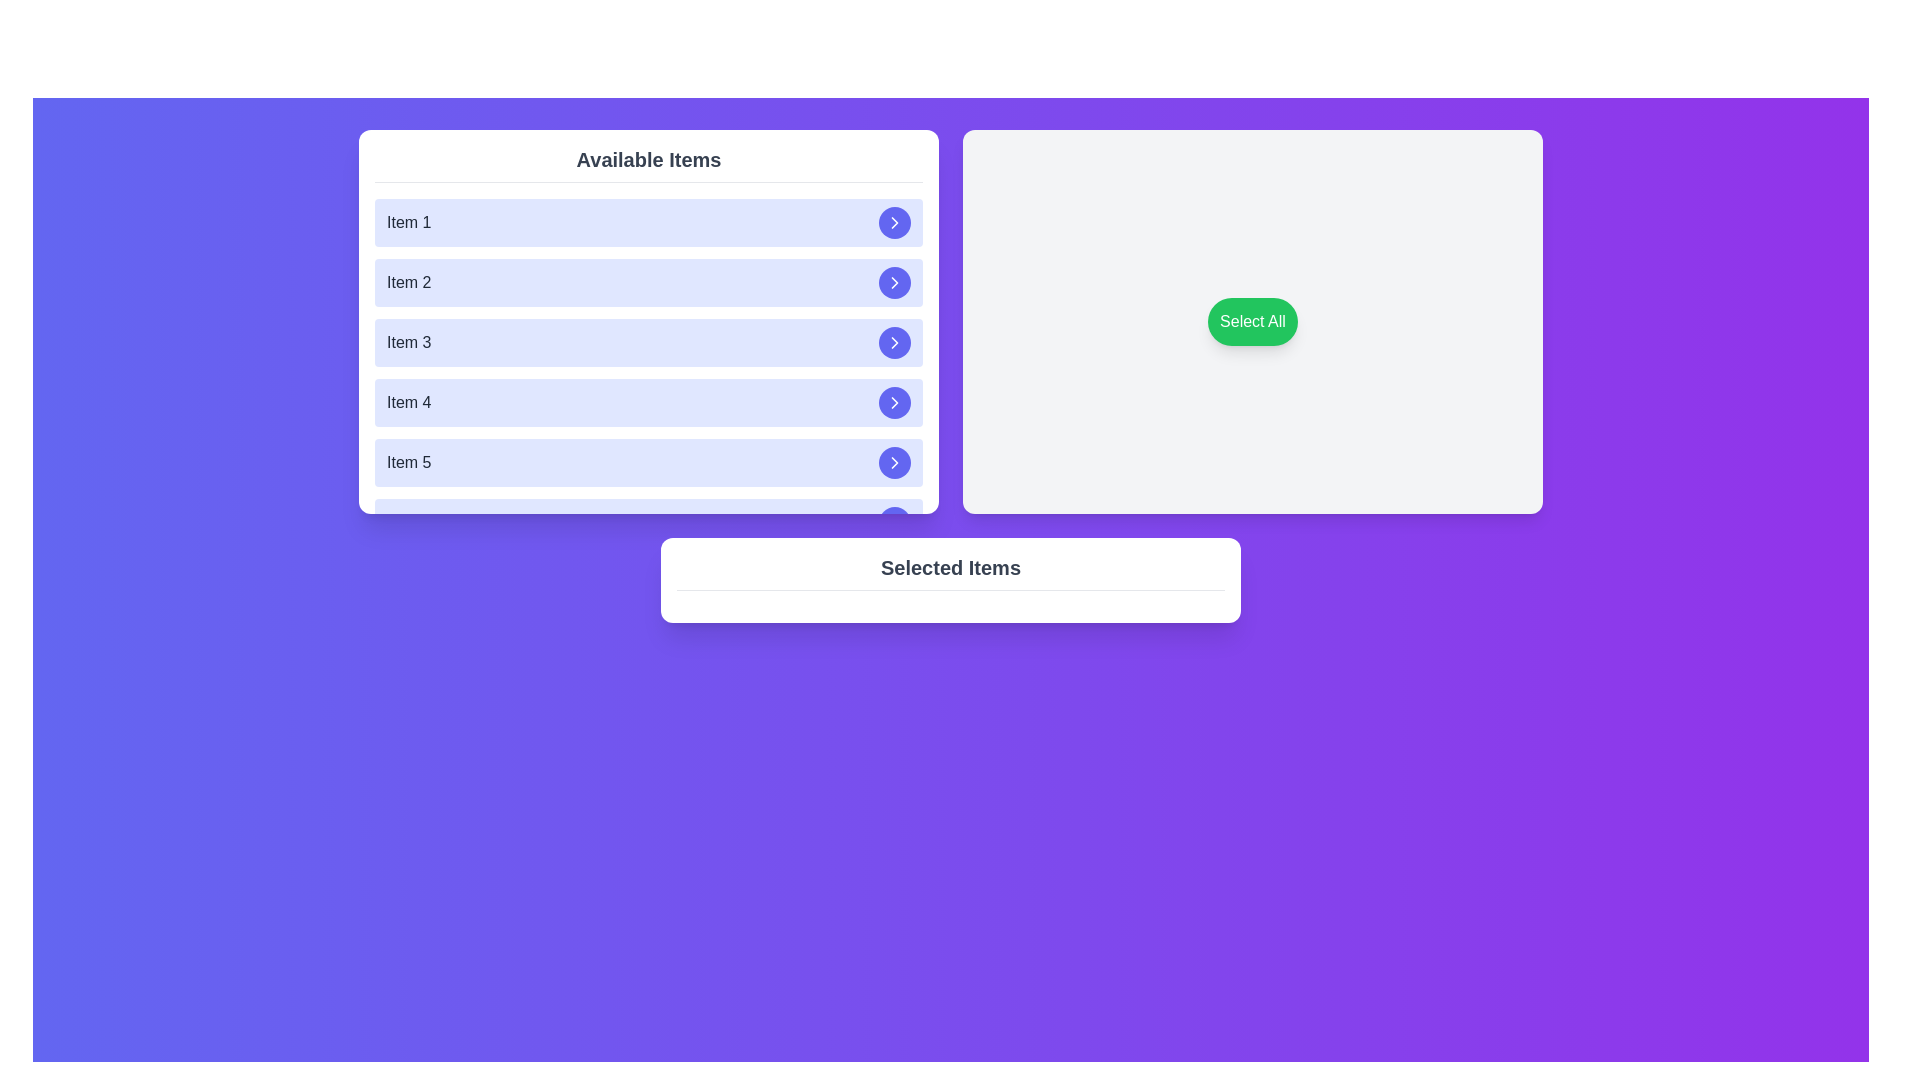  What do you see at coordinates (893, 223) in the screenshot?
I see `the first chevron-right icon adjacent to 'Item 1' in the list of 'Available Items'` at bounding box center [893, 223].